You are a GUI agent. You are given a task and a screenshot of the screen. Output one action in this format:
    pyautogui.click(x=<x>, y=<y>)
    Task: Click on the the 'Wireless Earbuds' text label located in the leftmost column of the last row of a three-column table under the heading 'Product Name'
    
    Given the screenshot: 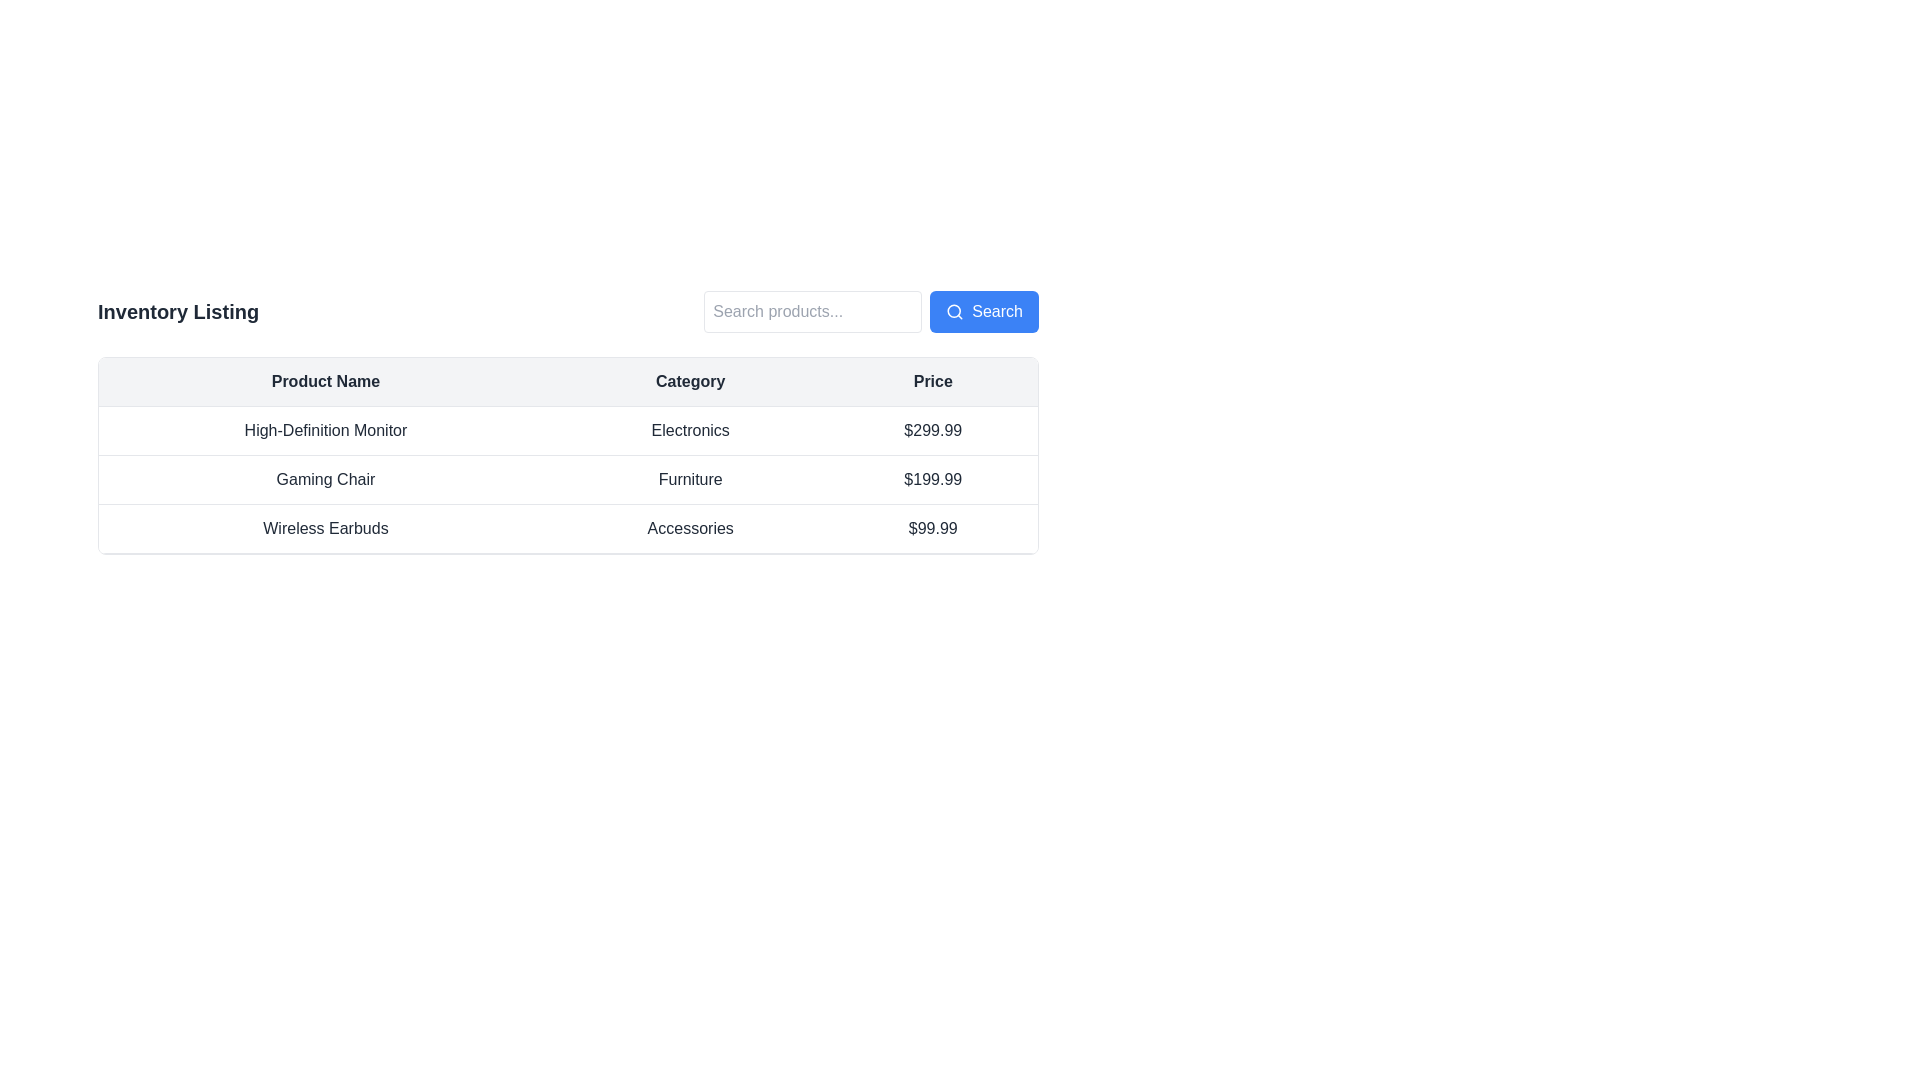 What is the action you would take?
    pyautogui.click(x=326, y=527)
    